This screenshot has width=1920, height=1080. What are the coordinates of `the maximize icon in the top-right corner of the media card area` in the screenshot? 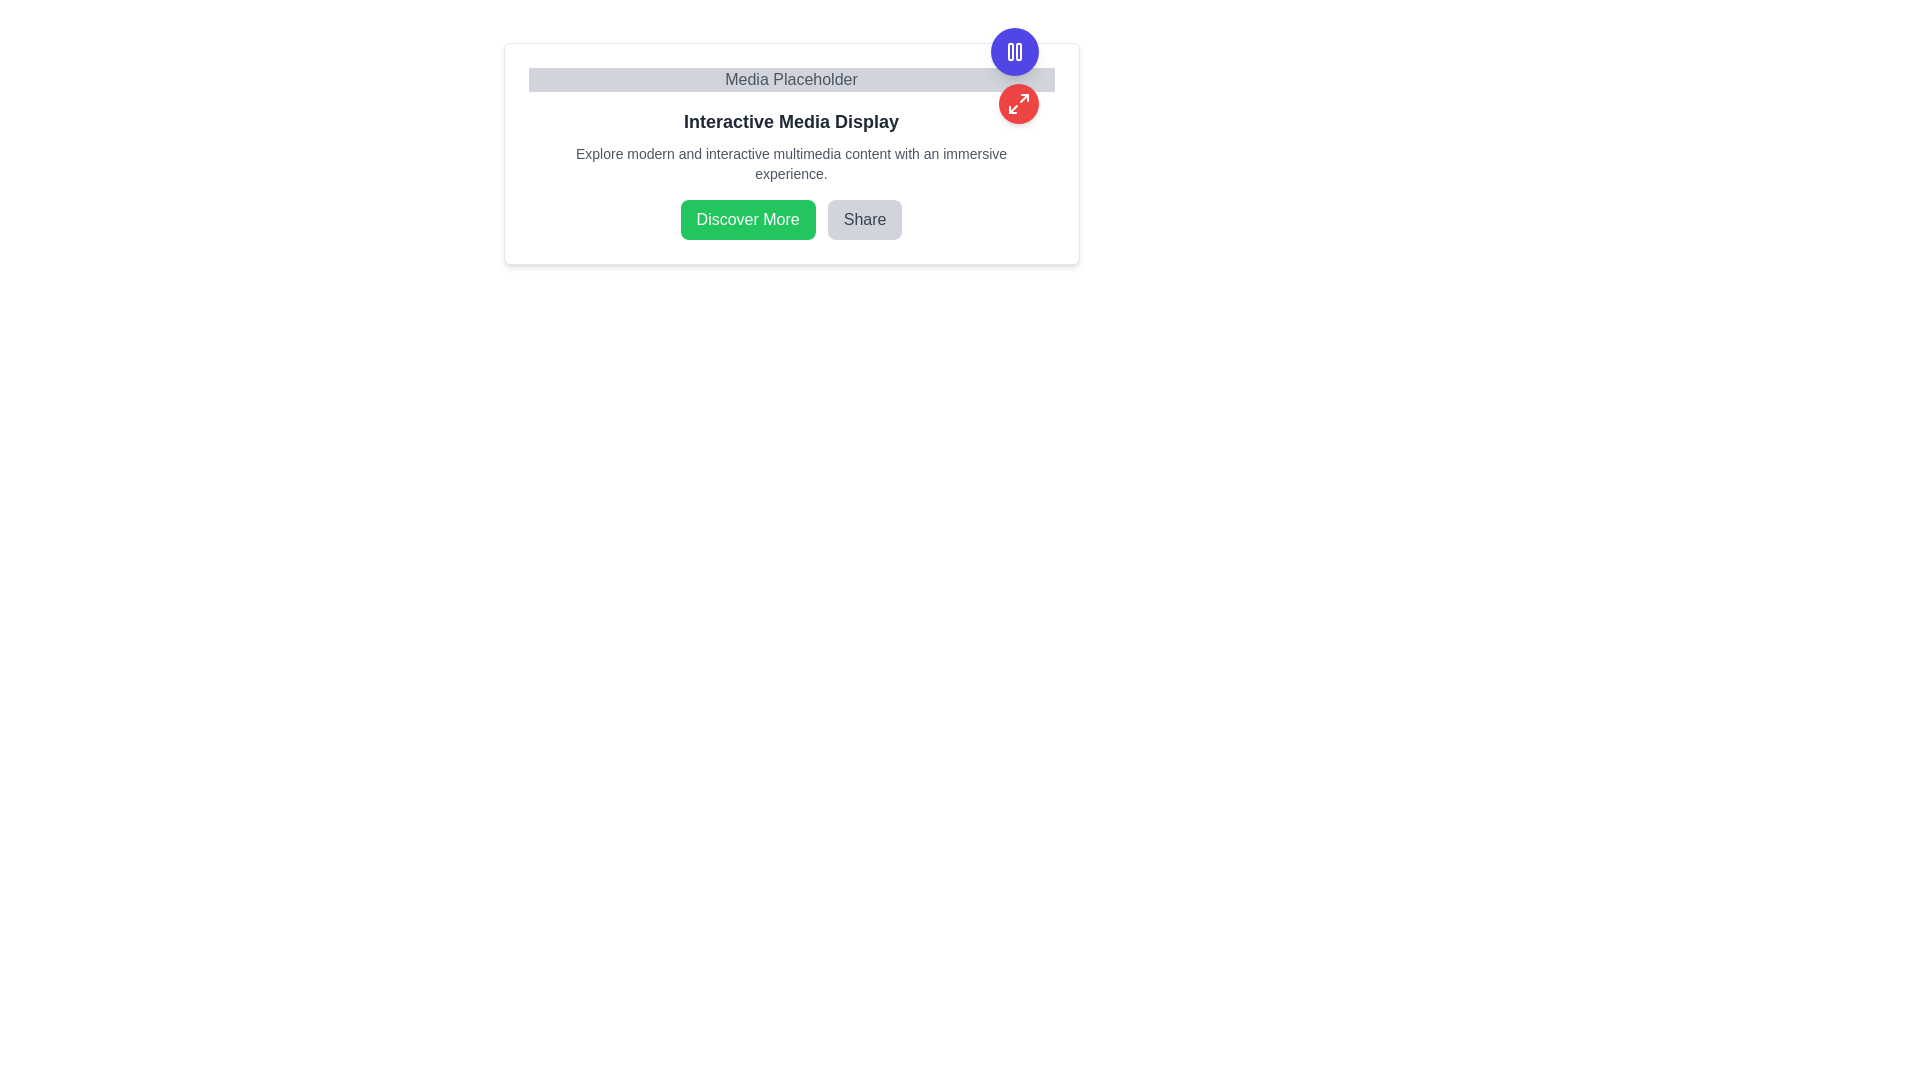 It's located at (1018, 104).